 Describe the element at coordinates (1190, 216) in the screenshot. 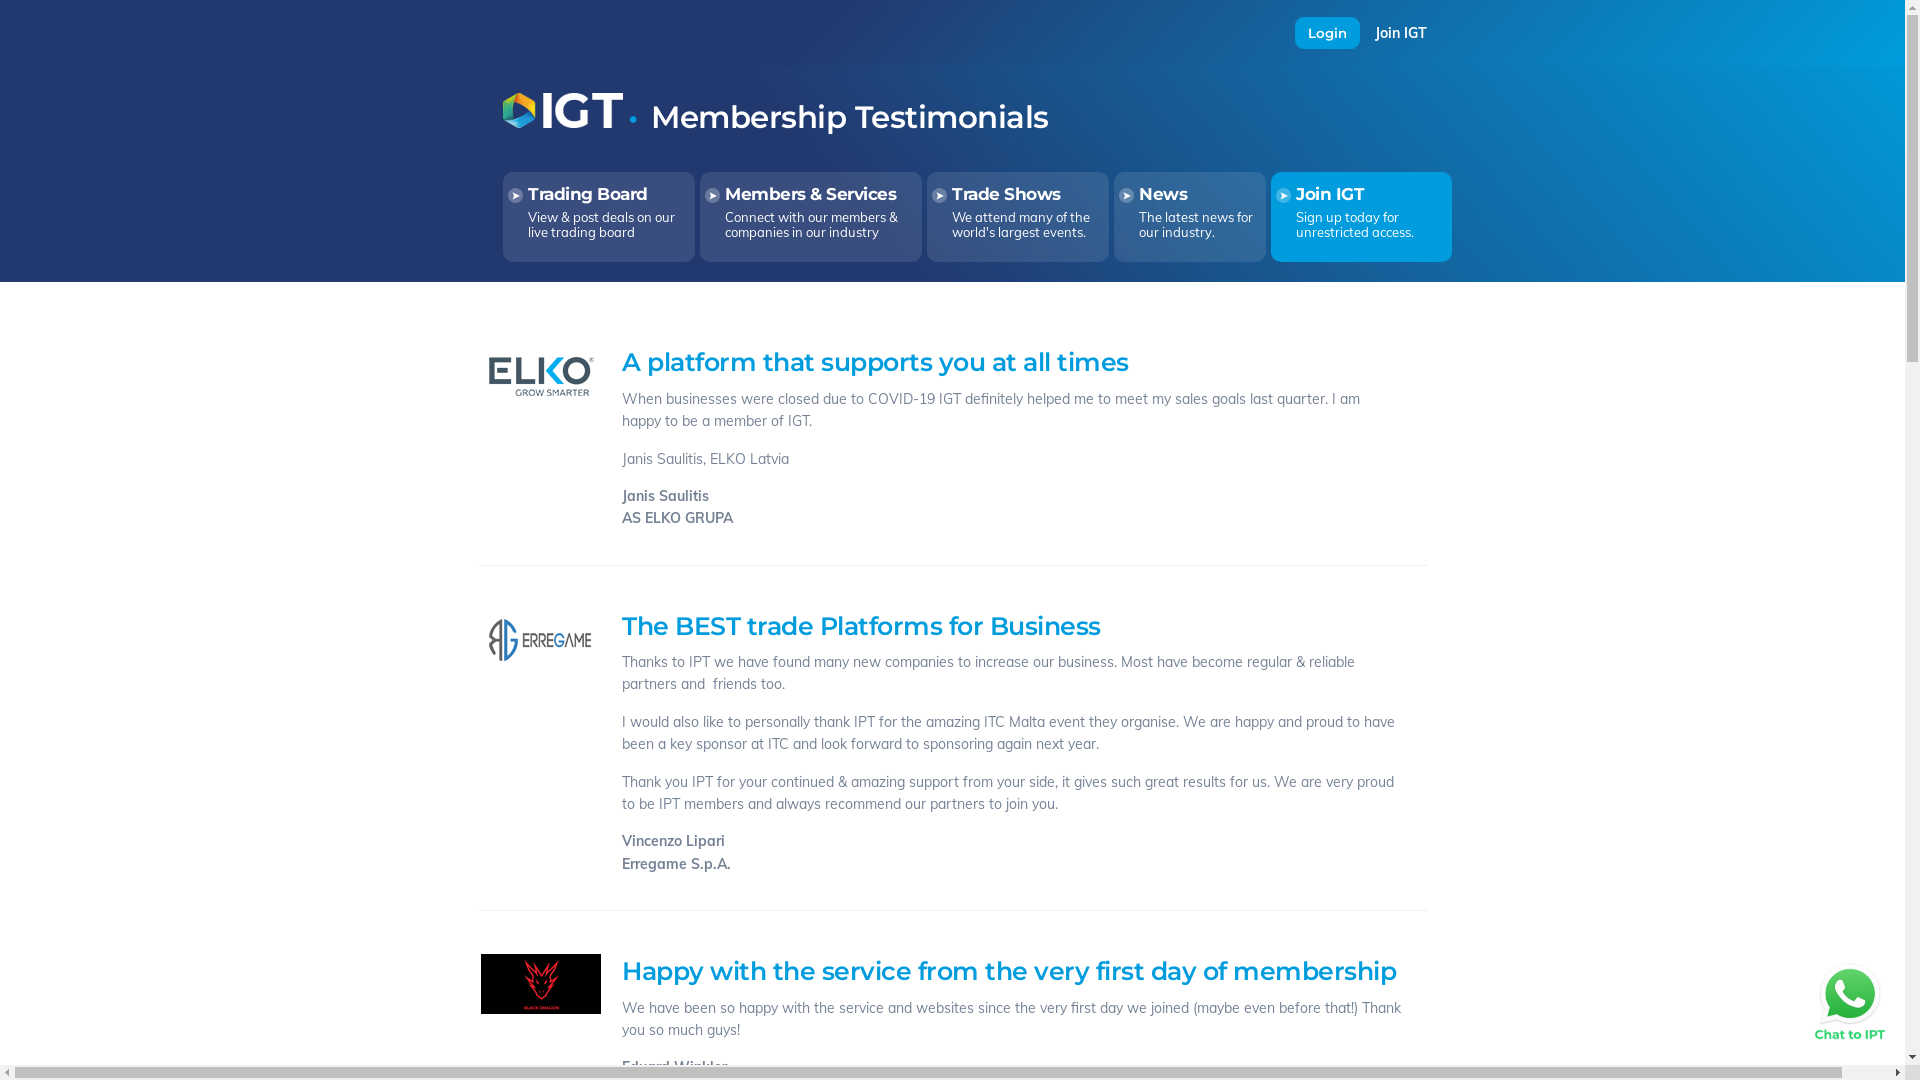

I see `'News` at that location.